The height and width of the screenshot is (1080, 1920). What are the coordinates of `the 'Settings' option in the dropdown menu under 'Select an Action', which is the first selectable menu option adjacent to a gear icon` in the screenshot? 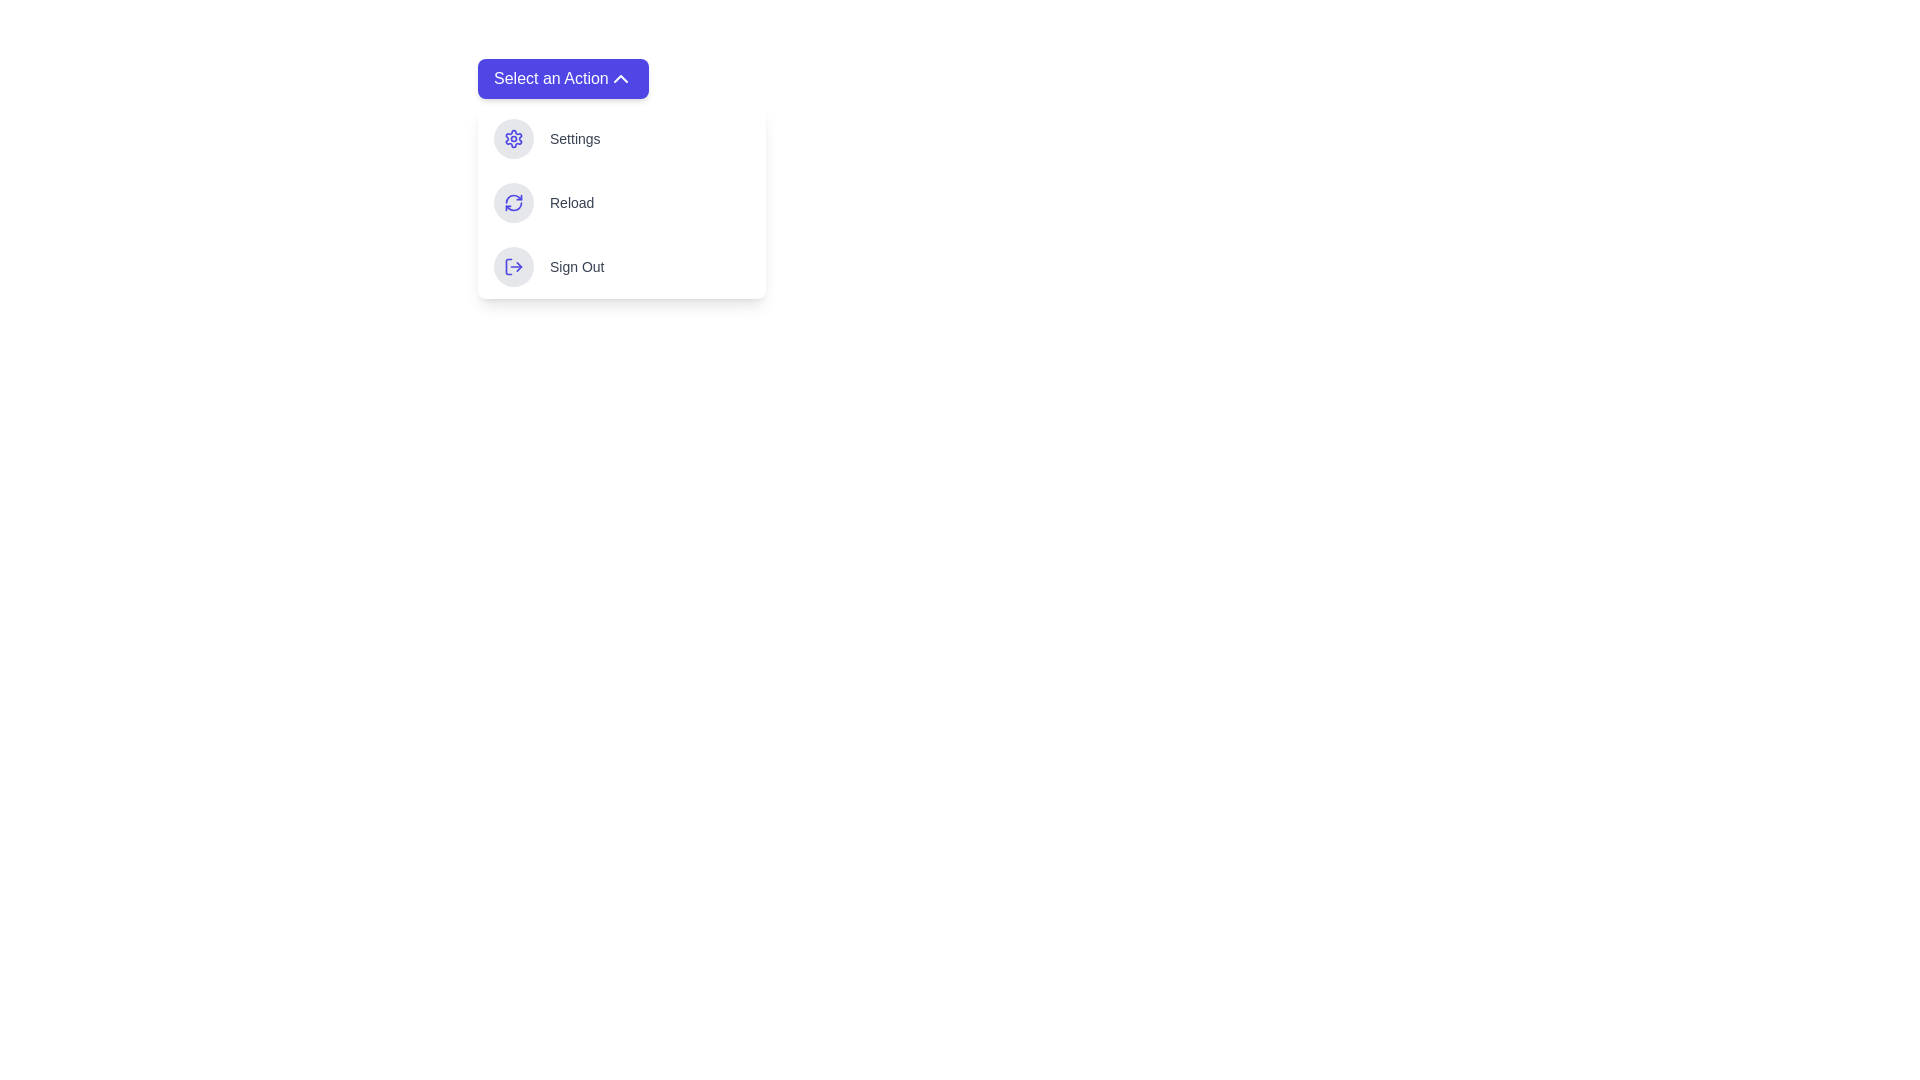 It's located at (574, 137).